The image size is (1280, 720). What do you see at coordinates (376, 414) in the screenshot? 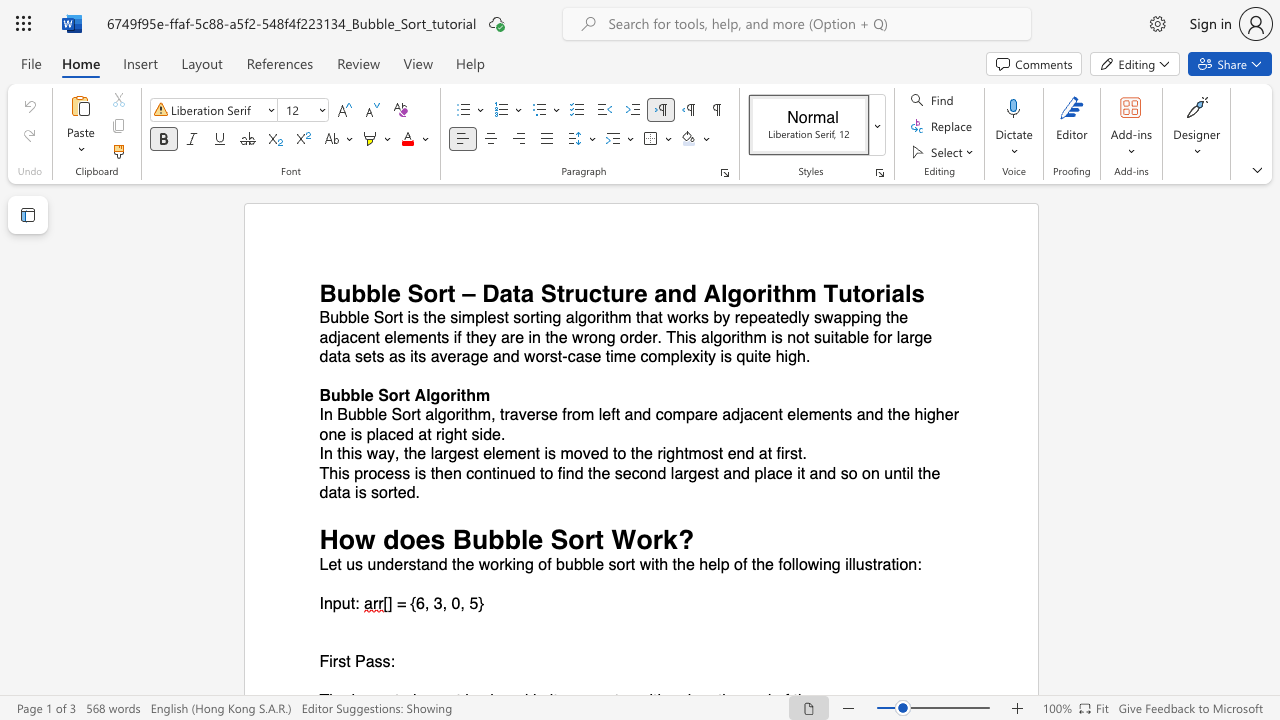
I see `the 1th character "l" in the text` at bounding box center [376, 414].